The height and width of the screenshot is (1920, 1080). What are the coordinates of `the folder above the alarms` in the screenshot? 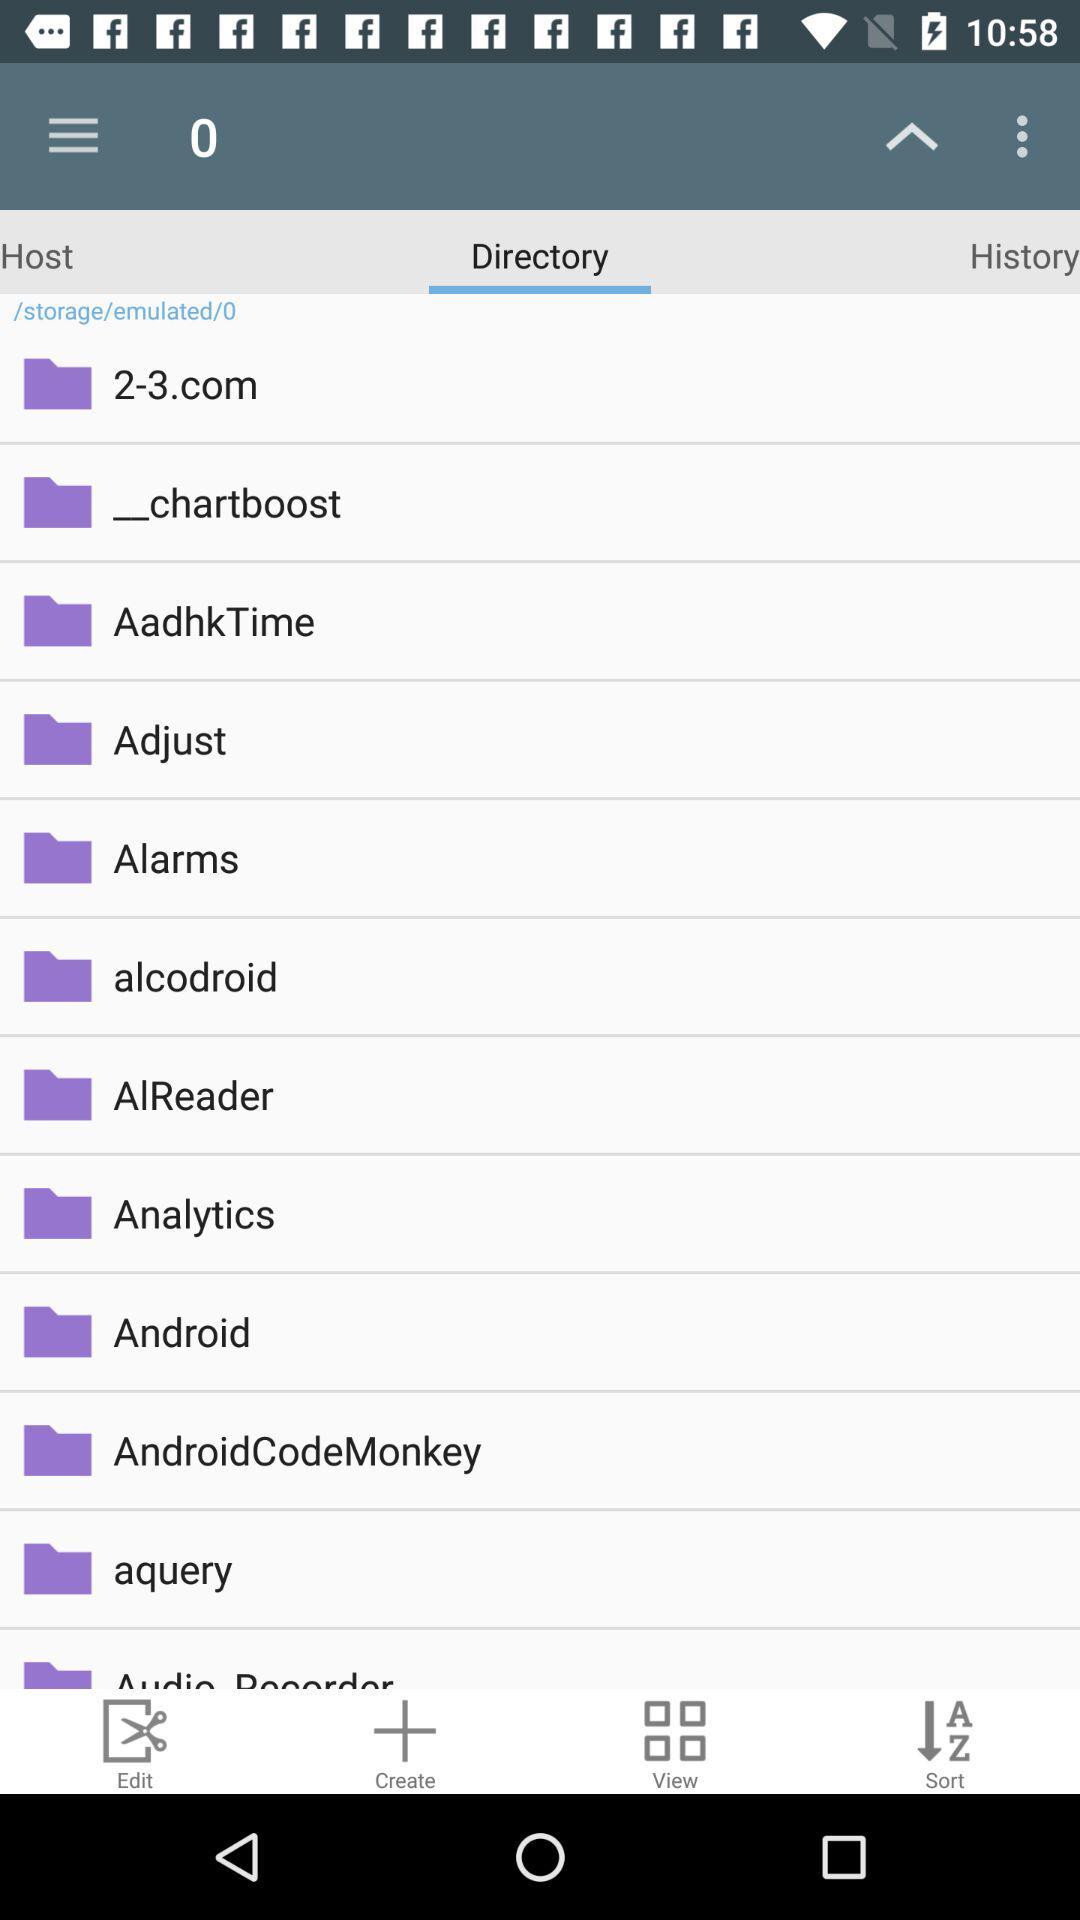 It's located at (56, 738).